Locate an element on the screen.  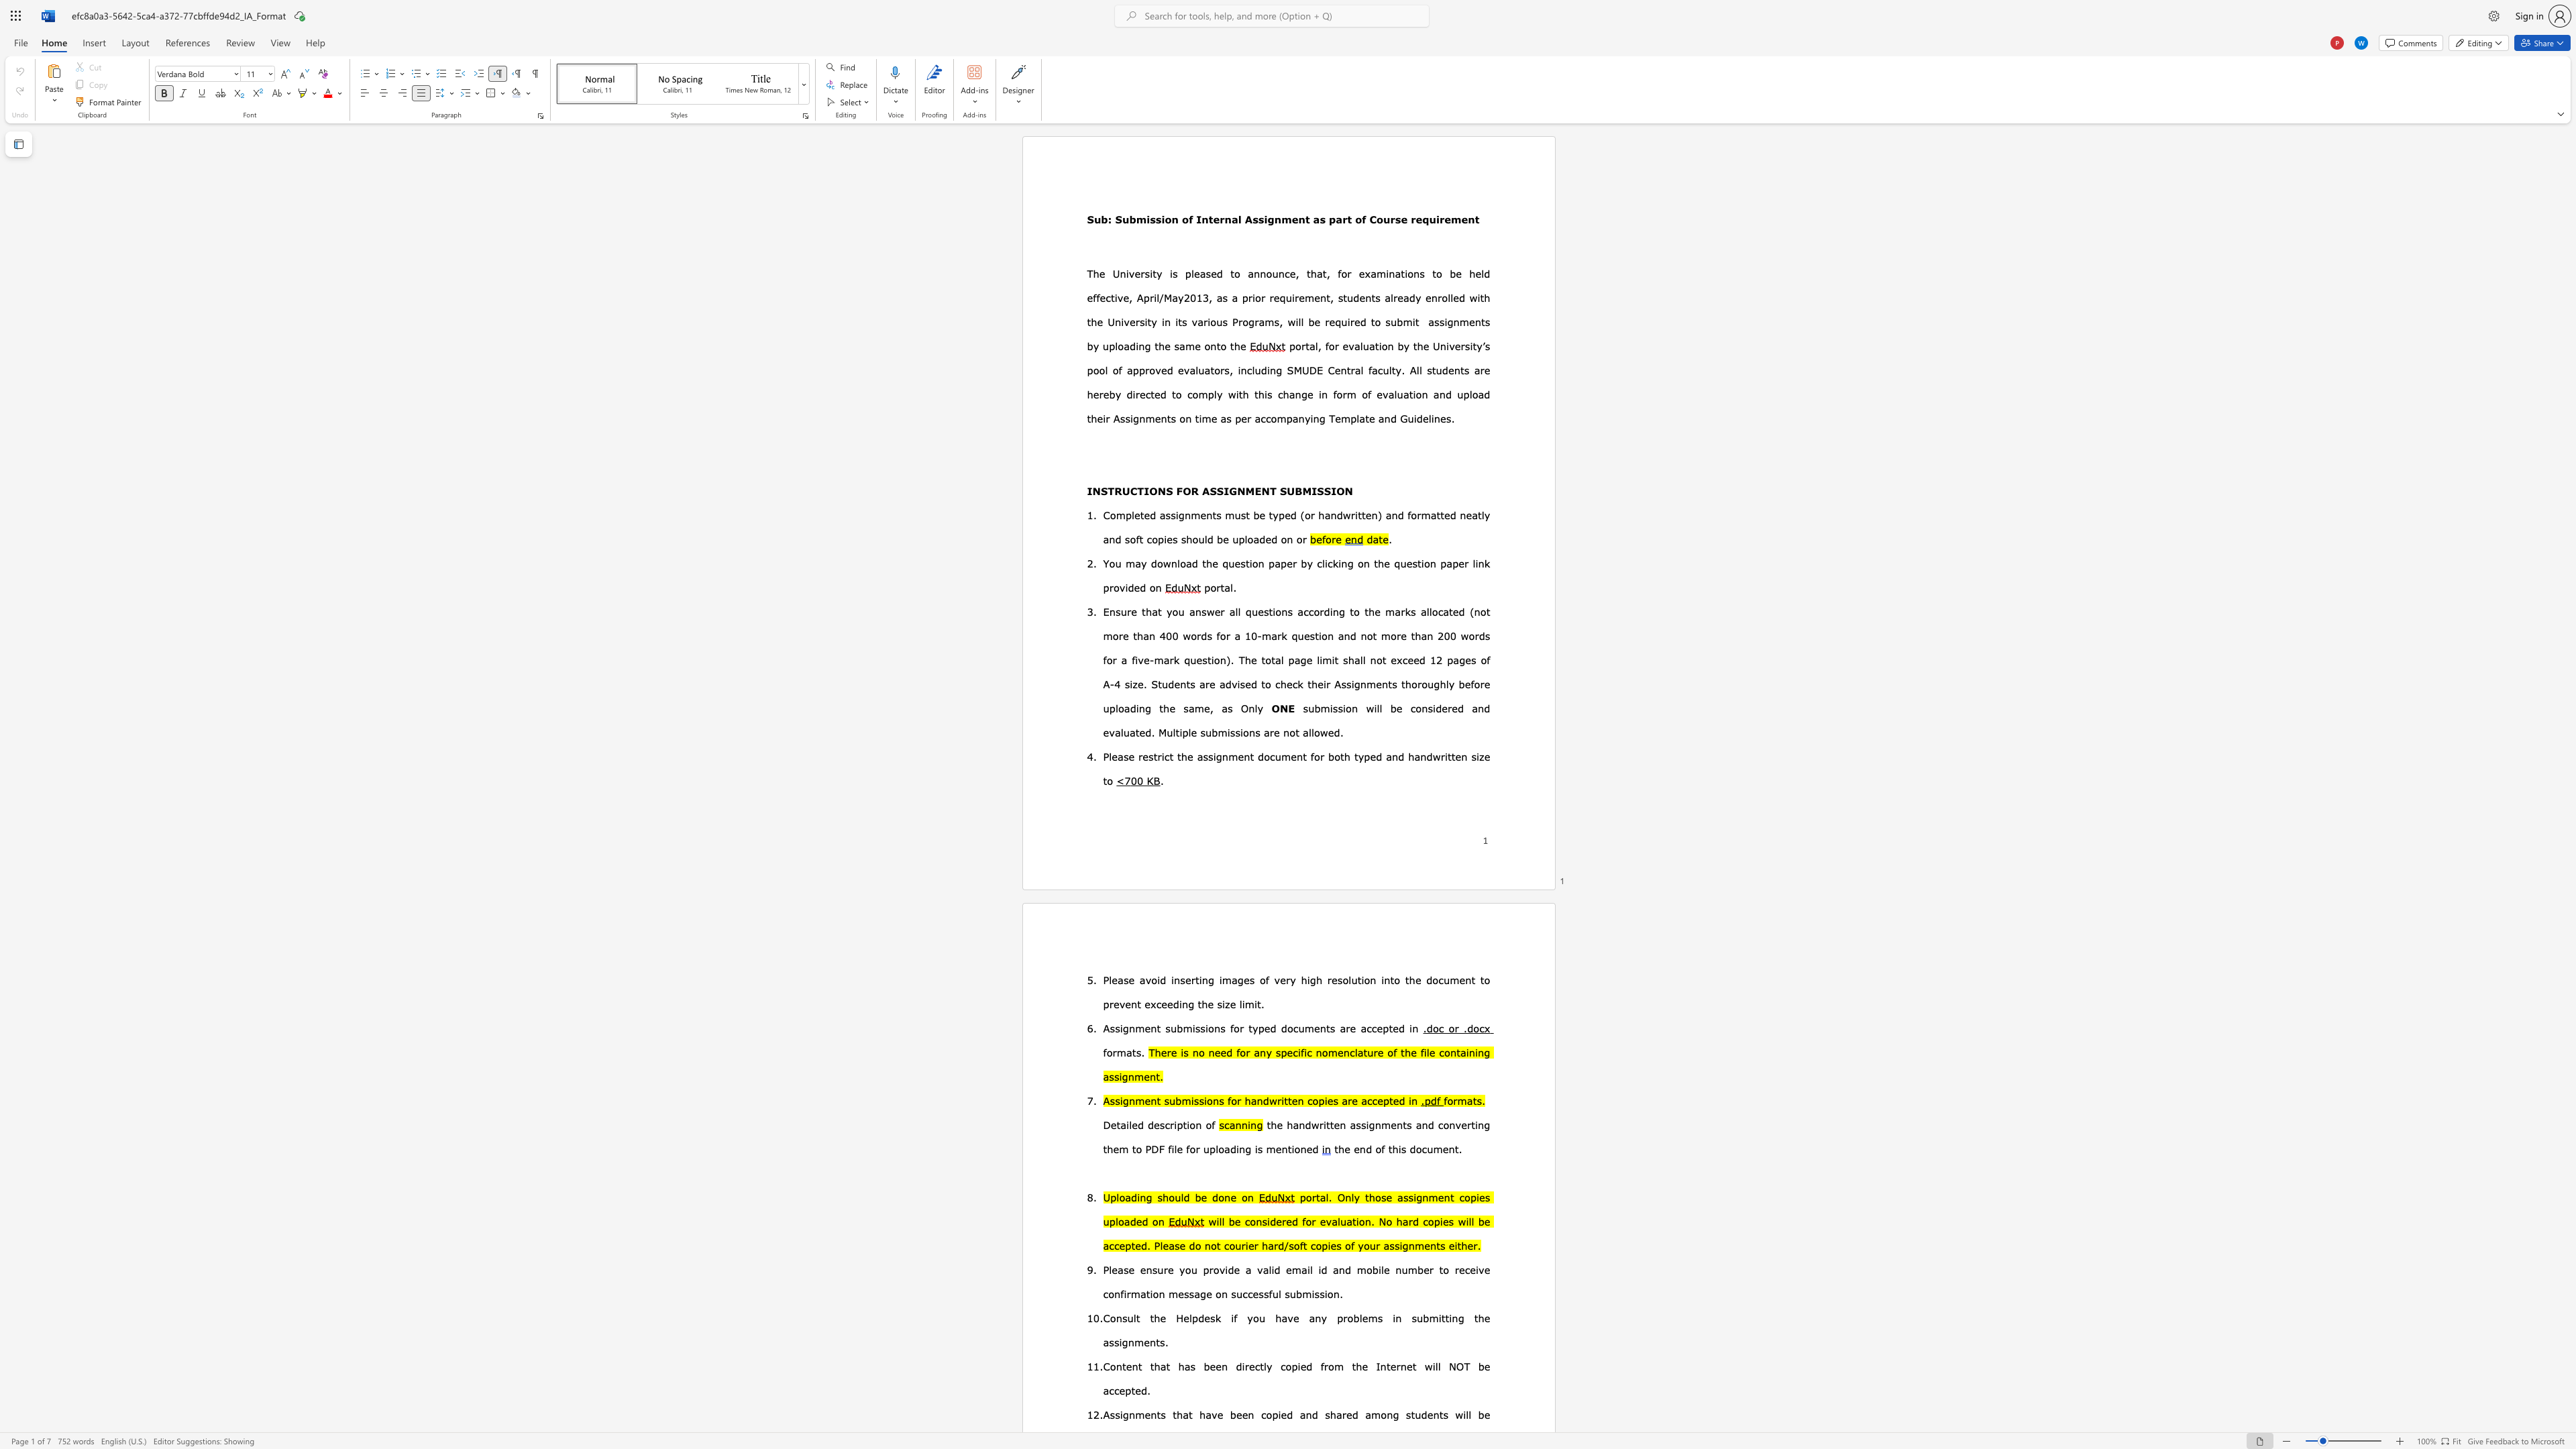
the subset text "ould be uploaded o" within the text "and formatted neatly and soft copies should be uploaded on or" is located at coordinates (1192, 538).